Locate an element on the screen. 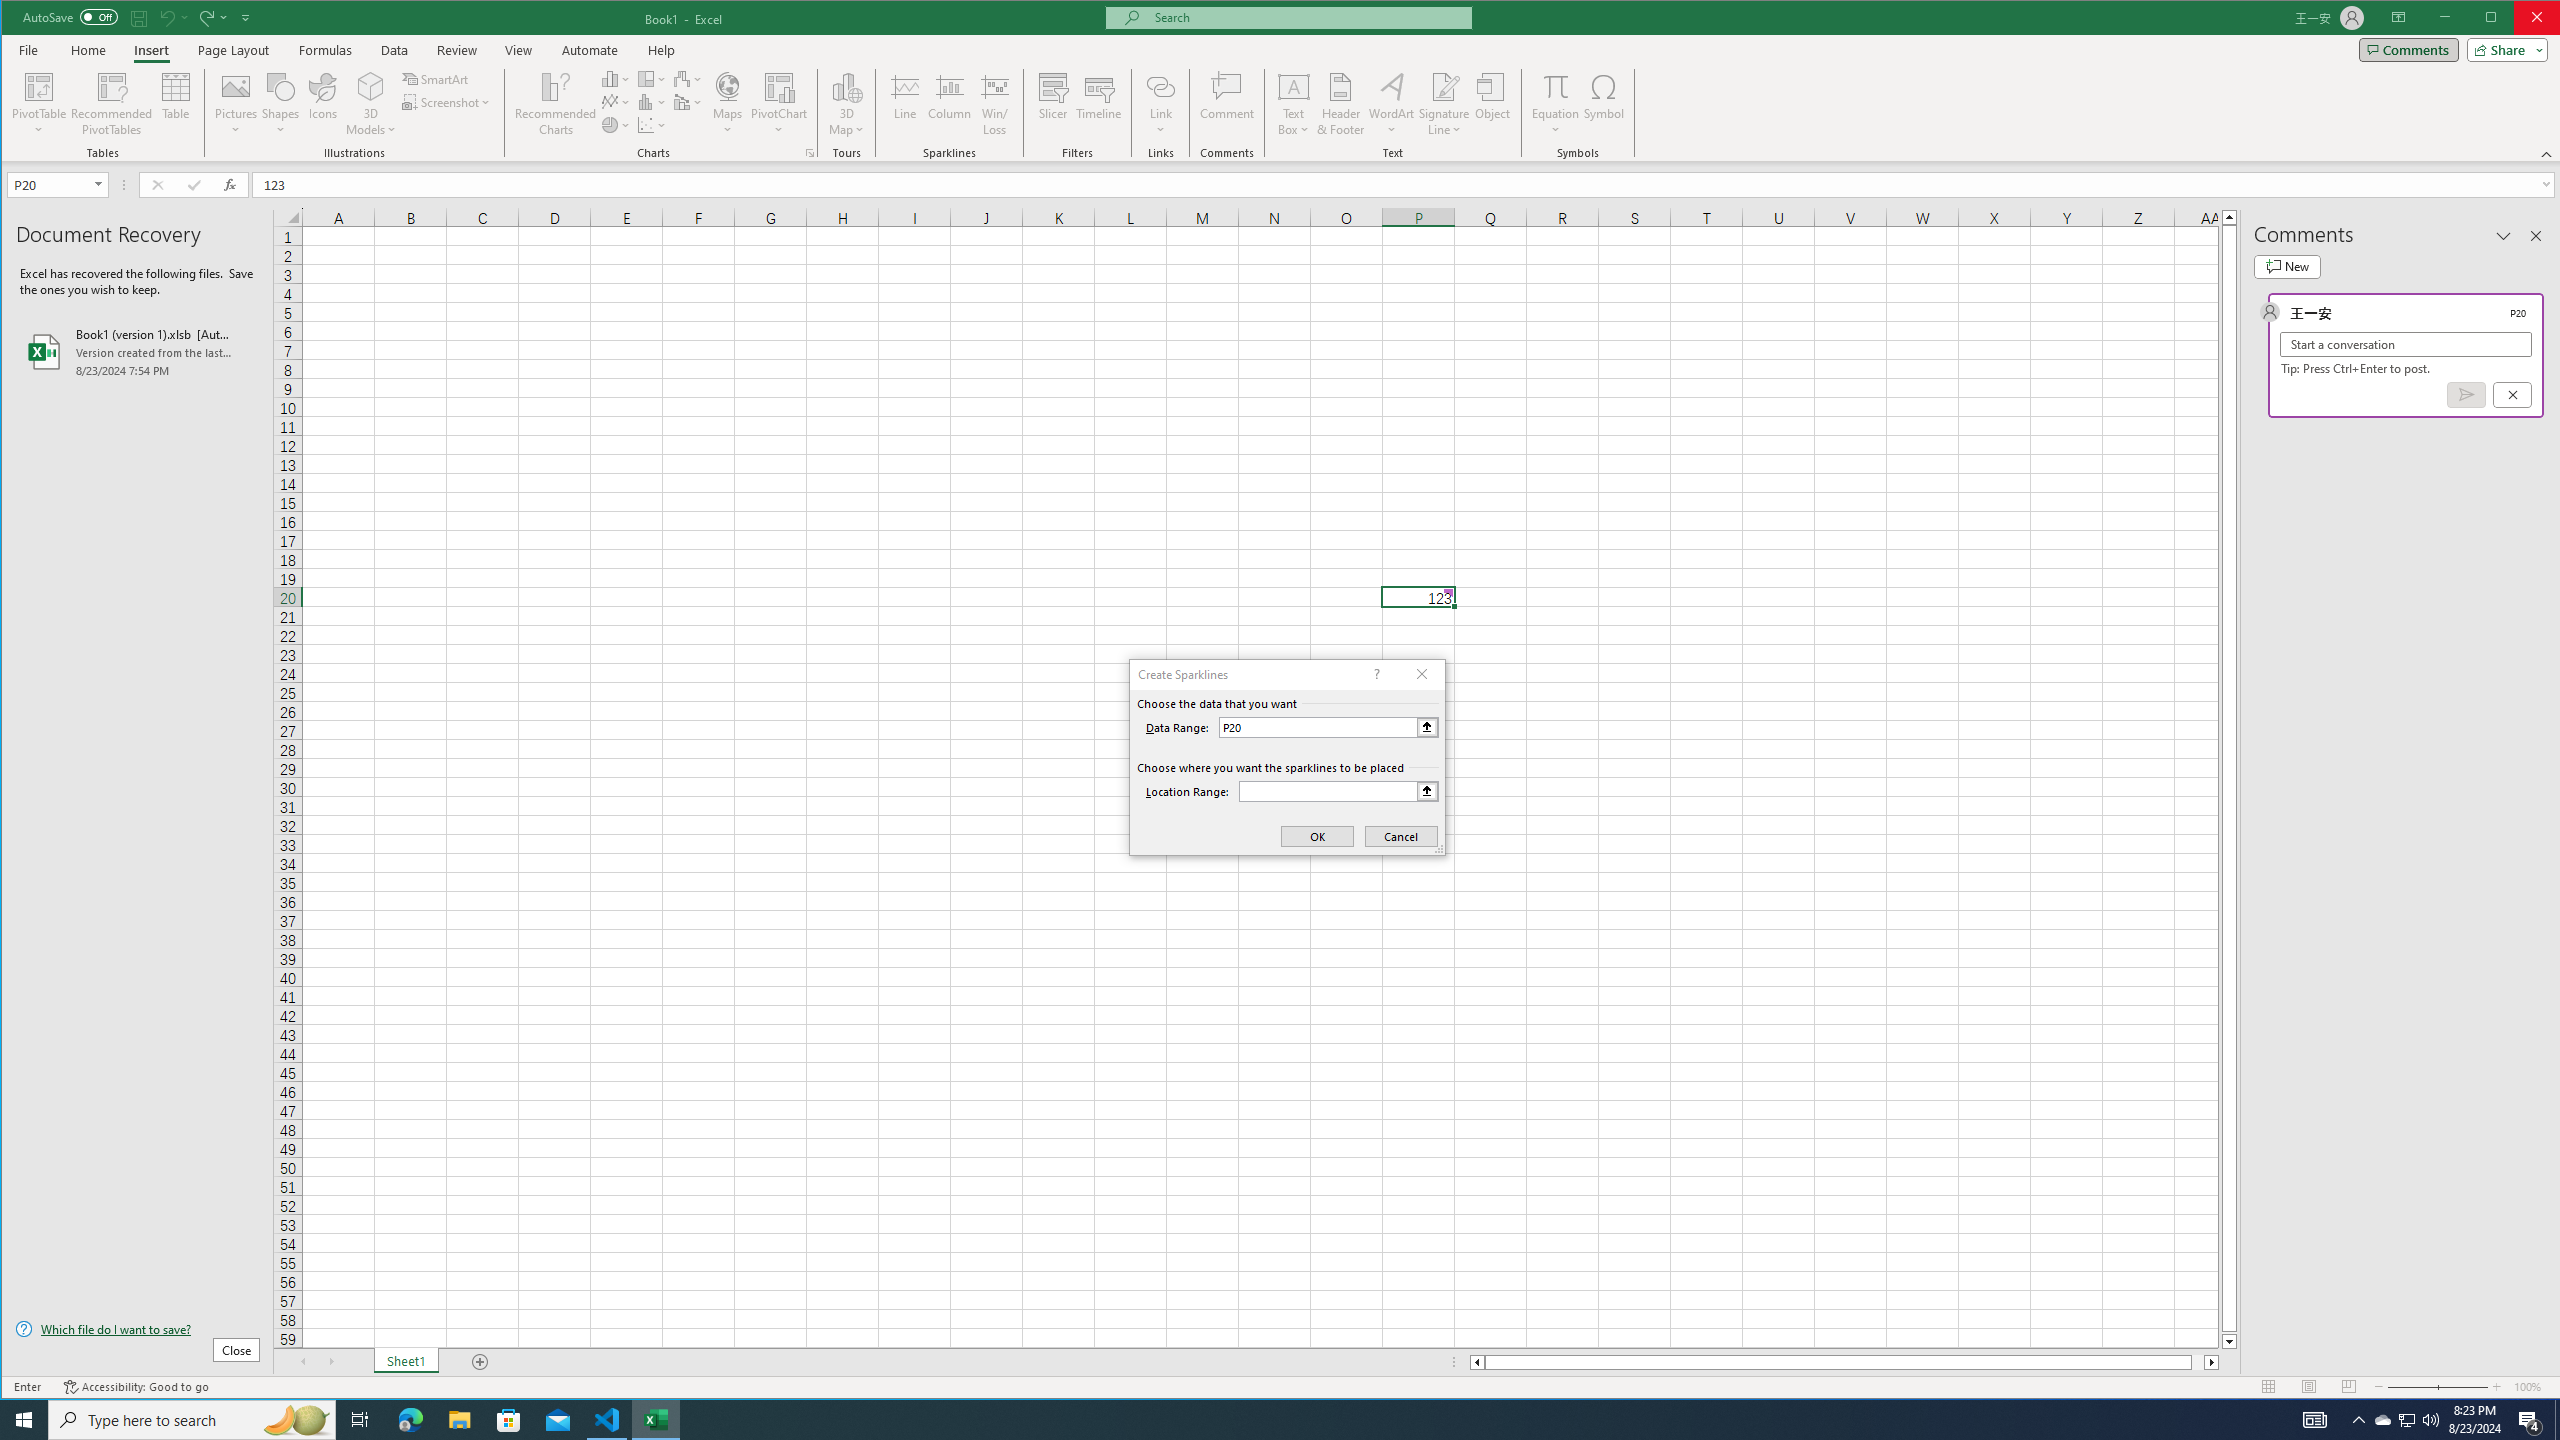 Image resolution: width=2560 pixels, height=1440 pixels. 'Sheet1' is located at coordinates (404, 1362).